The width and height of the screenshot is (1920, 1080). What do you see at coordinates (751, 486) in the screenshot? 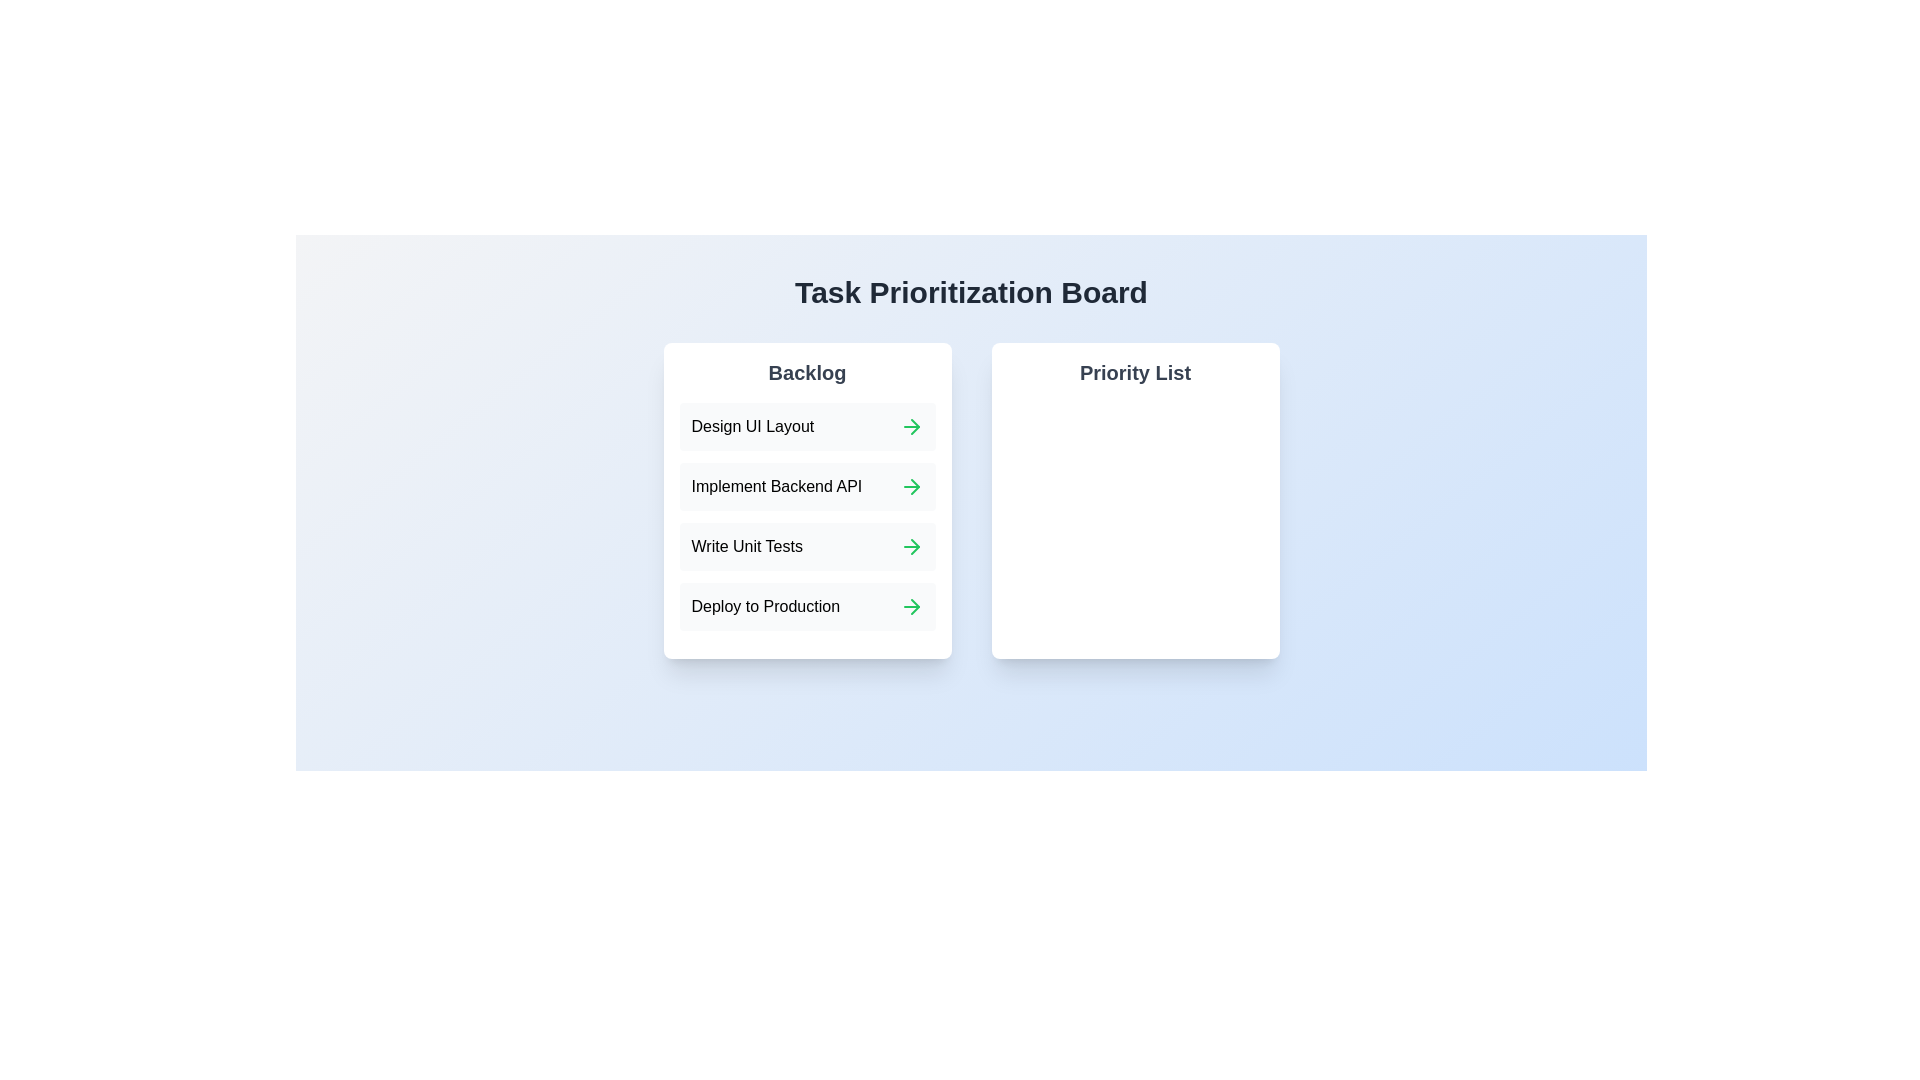
I see `the task 'Implement Backend API' in the Backlog section` at bounding box center [751, 486].